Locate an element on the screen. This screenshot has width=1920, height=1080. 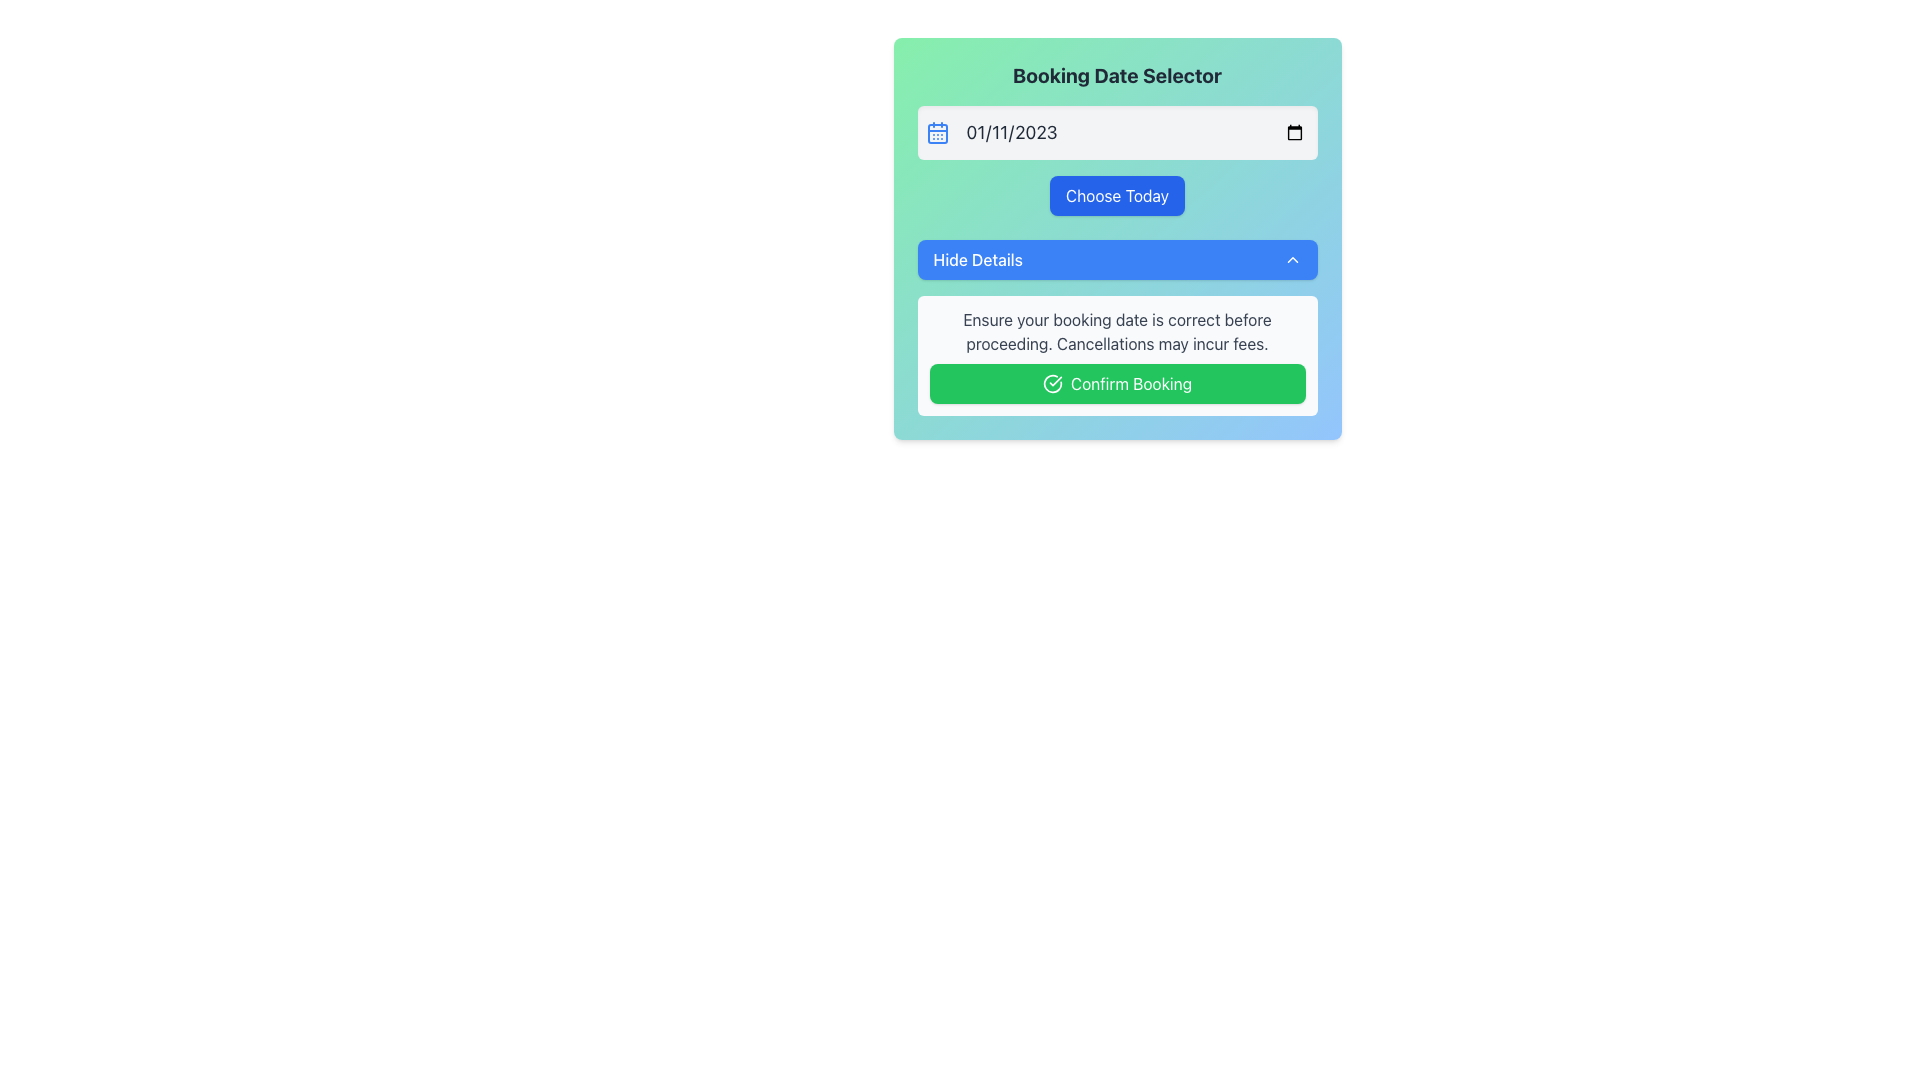
the button located directly below the 'Choose Today' button is located at coordinates (1116, 258).